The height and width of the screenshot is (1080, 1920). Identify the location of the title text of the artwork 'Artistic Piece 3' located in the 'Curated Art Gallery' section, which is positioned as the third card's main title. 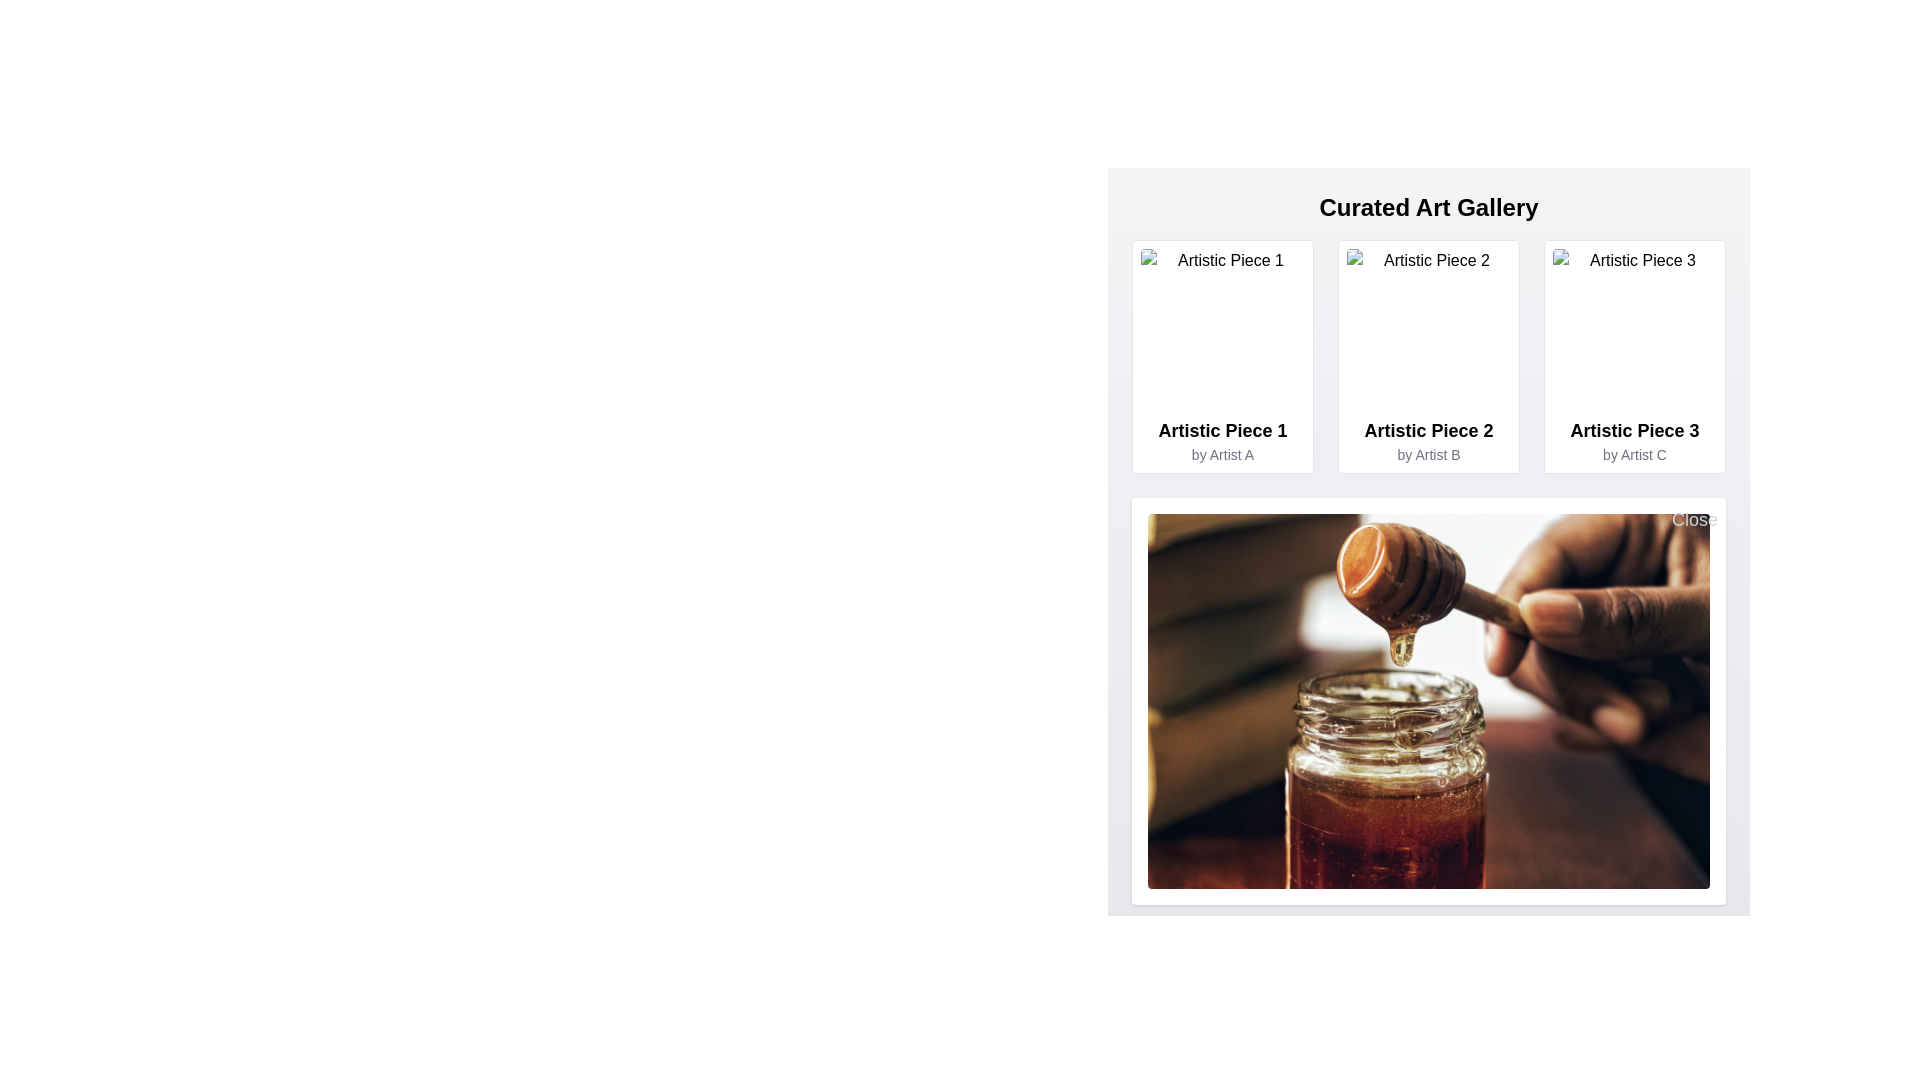
(1635, 430).